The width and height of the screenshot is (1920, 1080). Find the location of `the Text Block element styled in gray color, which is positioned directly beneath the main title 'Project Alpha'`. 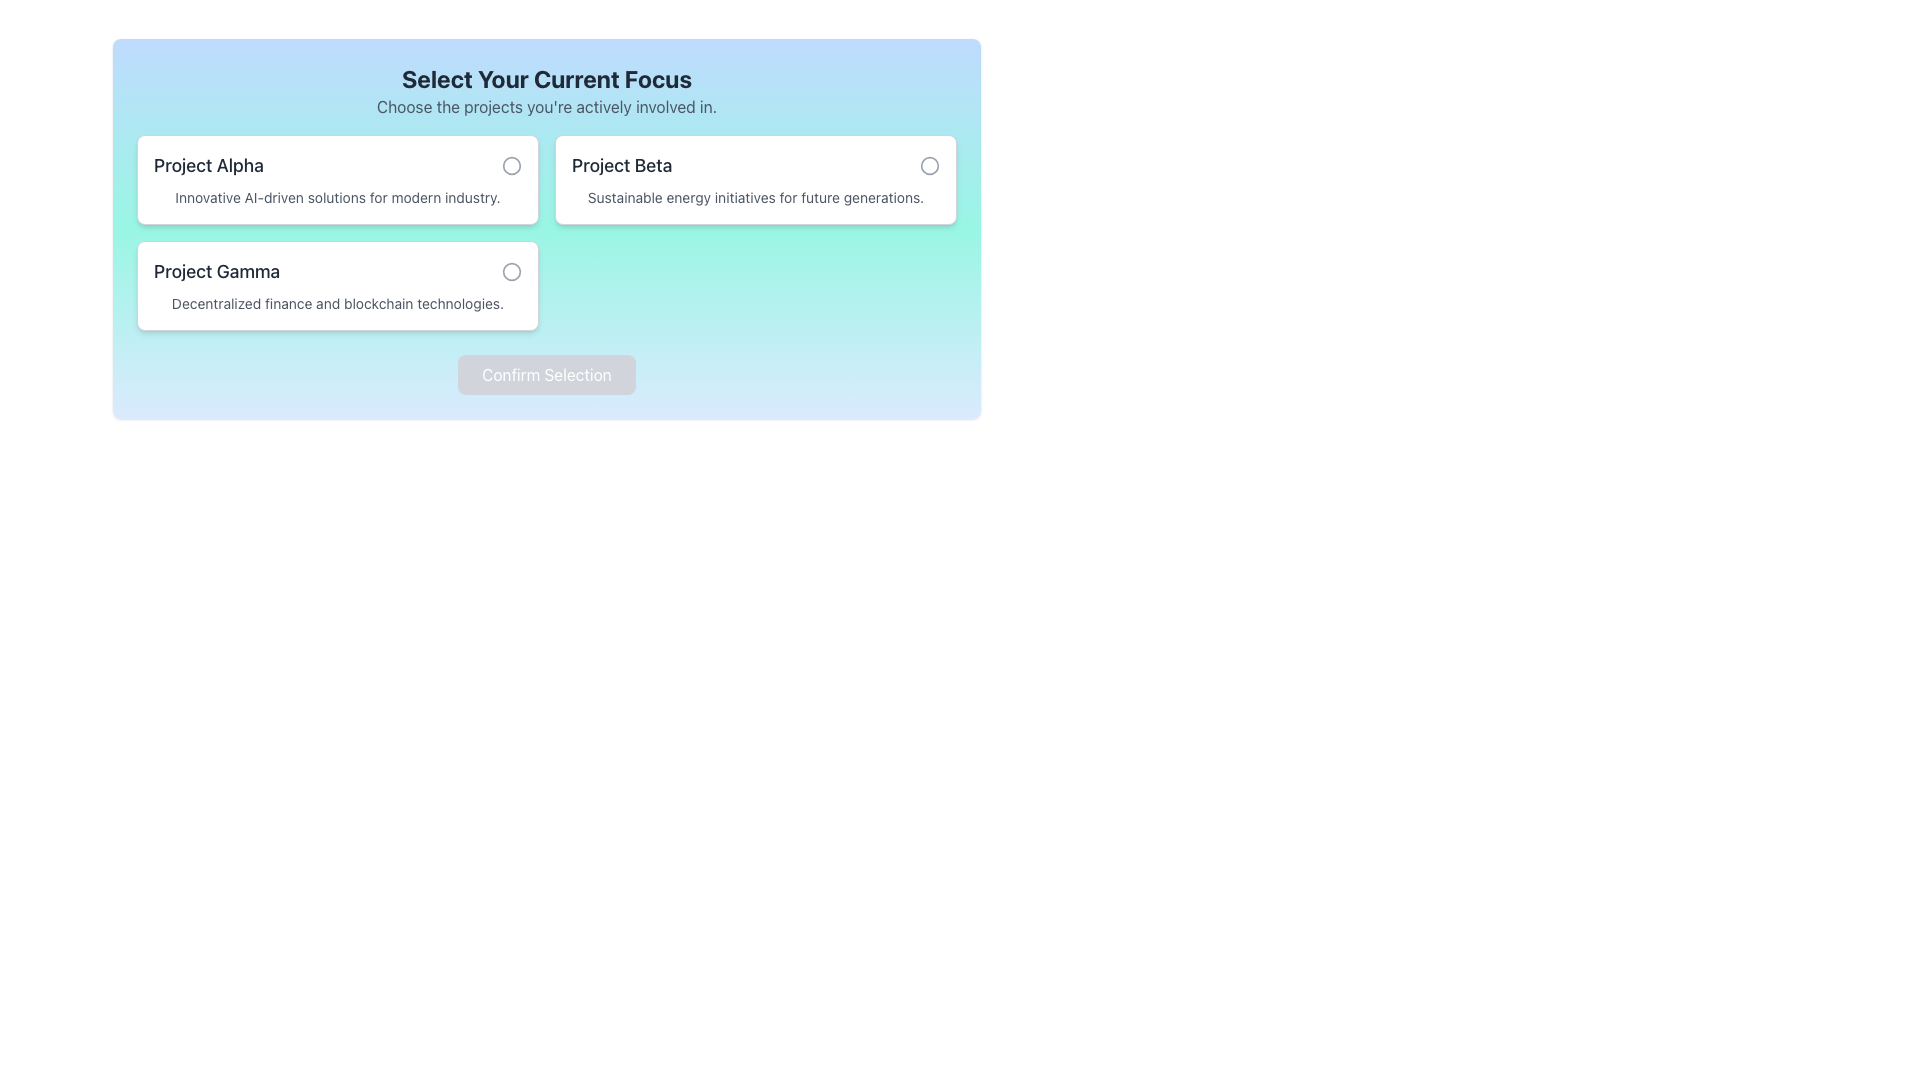

the Text Block element styled in gray color, which is positioned directly beneath the main title 'Project Alpha' is located at coordinates (337, 197).